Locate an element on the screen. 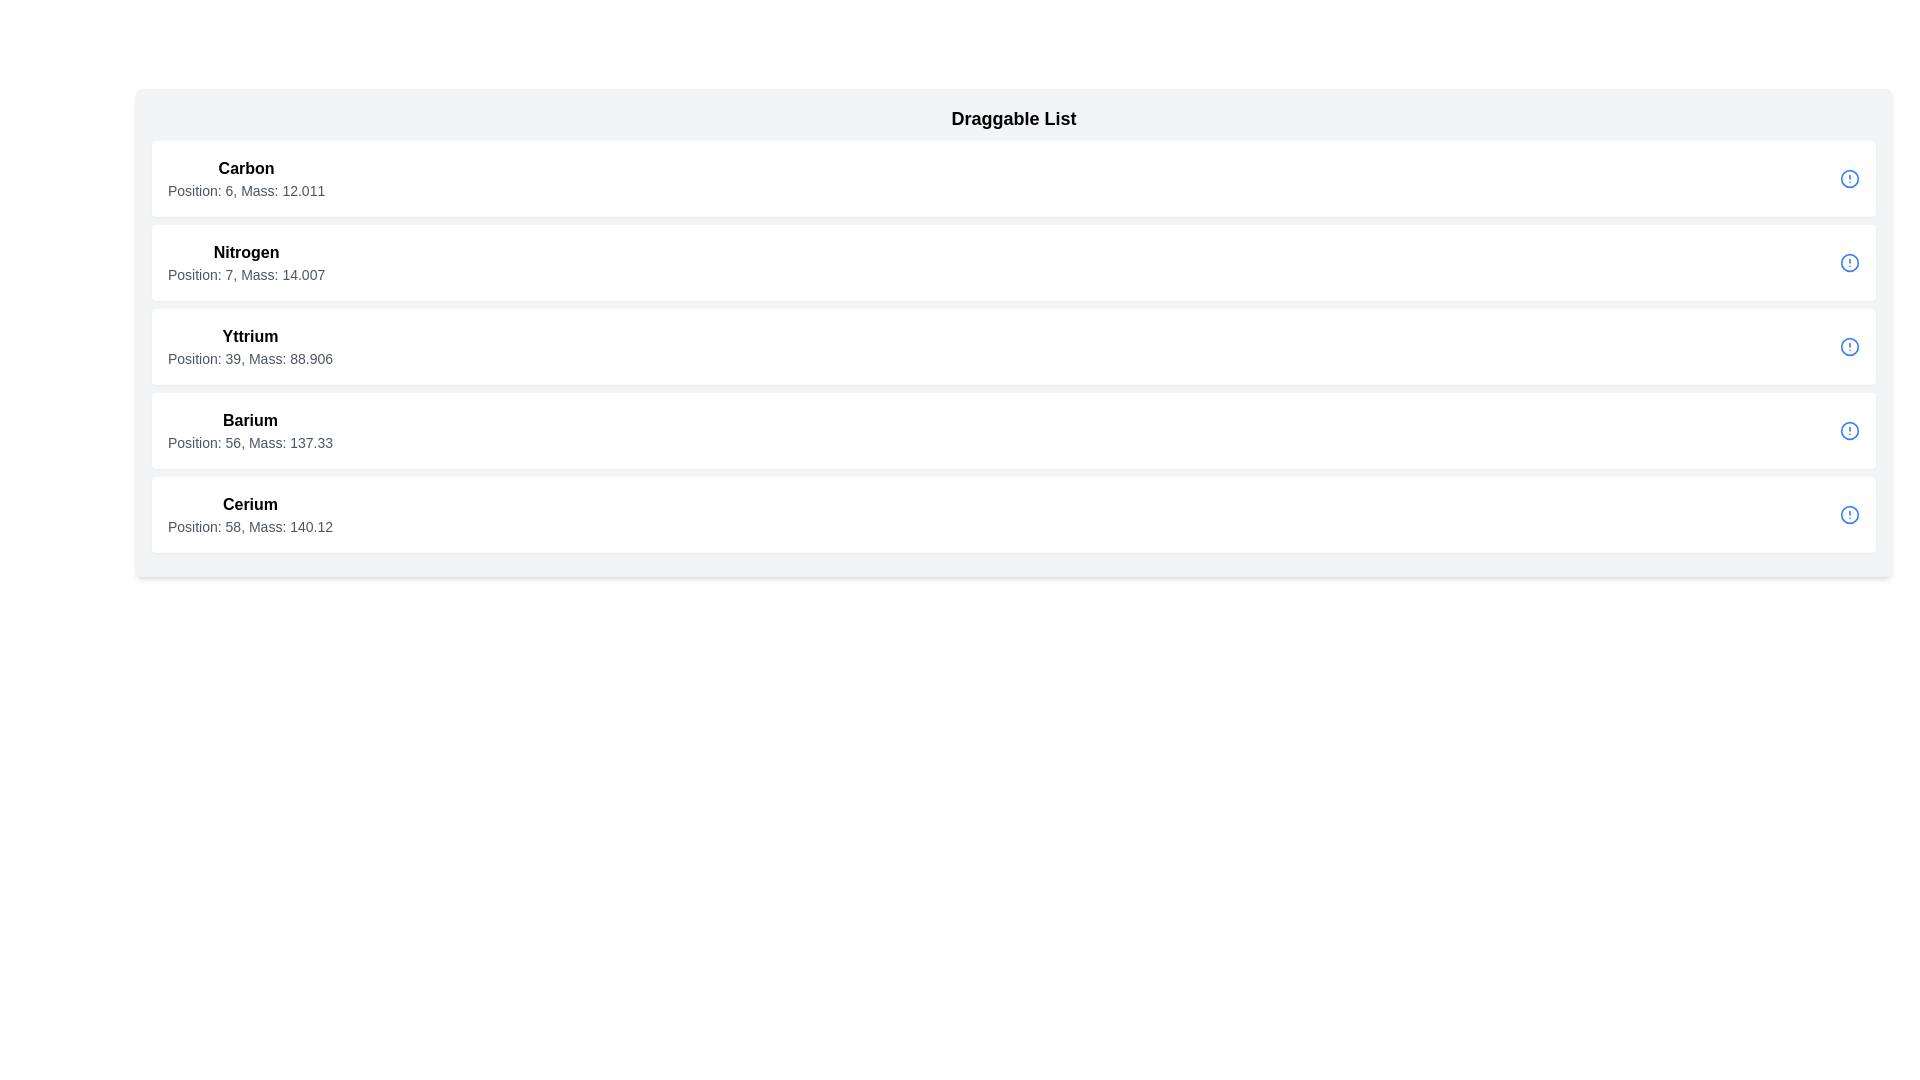  the fifth item in the 'Draggable List' is located at coordinates (1013, 514).